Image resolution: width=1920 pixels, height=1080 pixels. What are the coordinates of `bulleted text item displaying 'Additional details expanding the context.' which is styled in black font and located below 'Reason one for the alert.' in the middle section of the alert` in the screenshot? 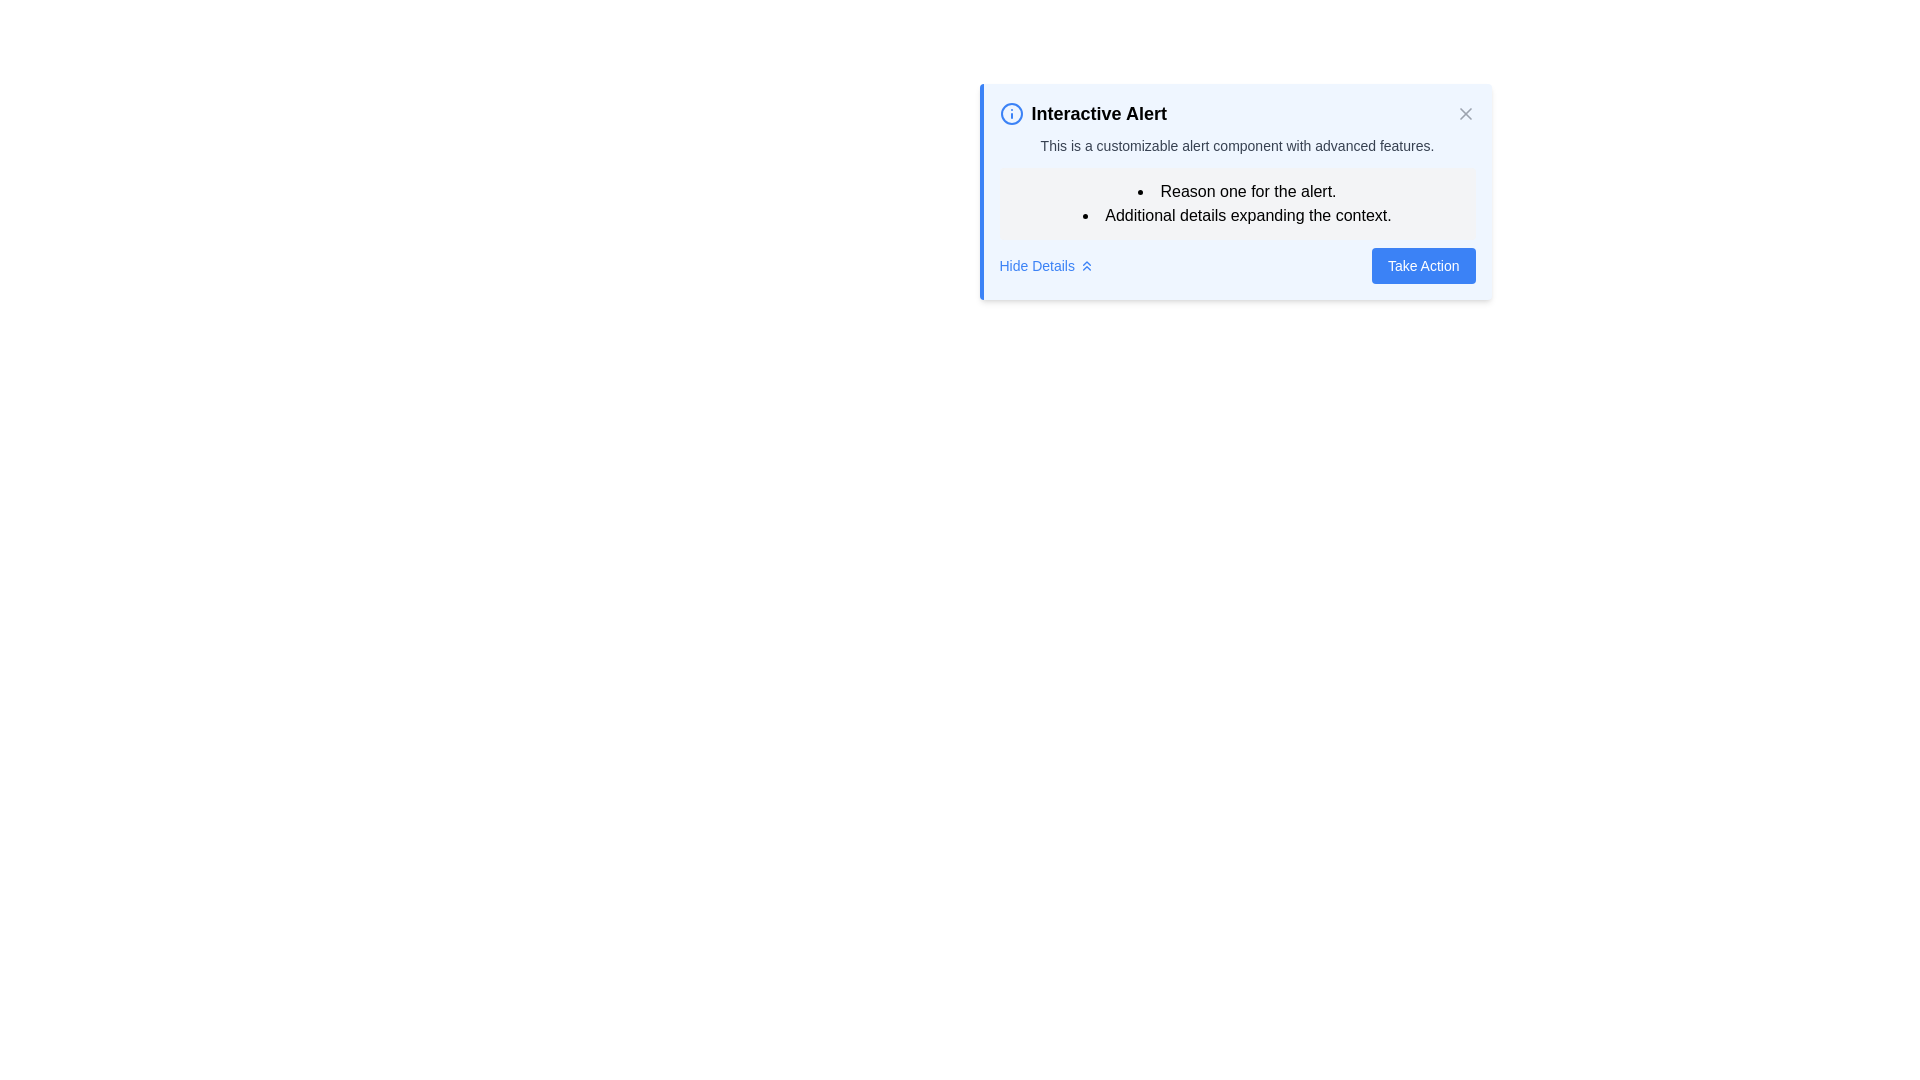 It's located at (1236, 216).